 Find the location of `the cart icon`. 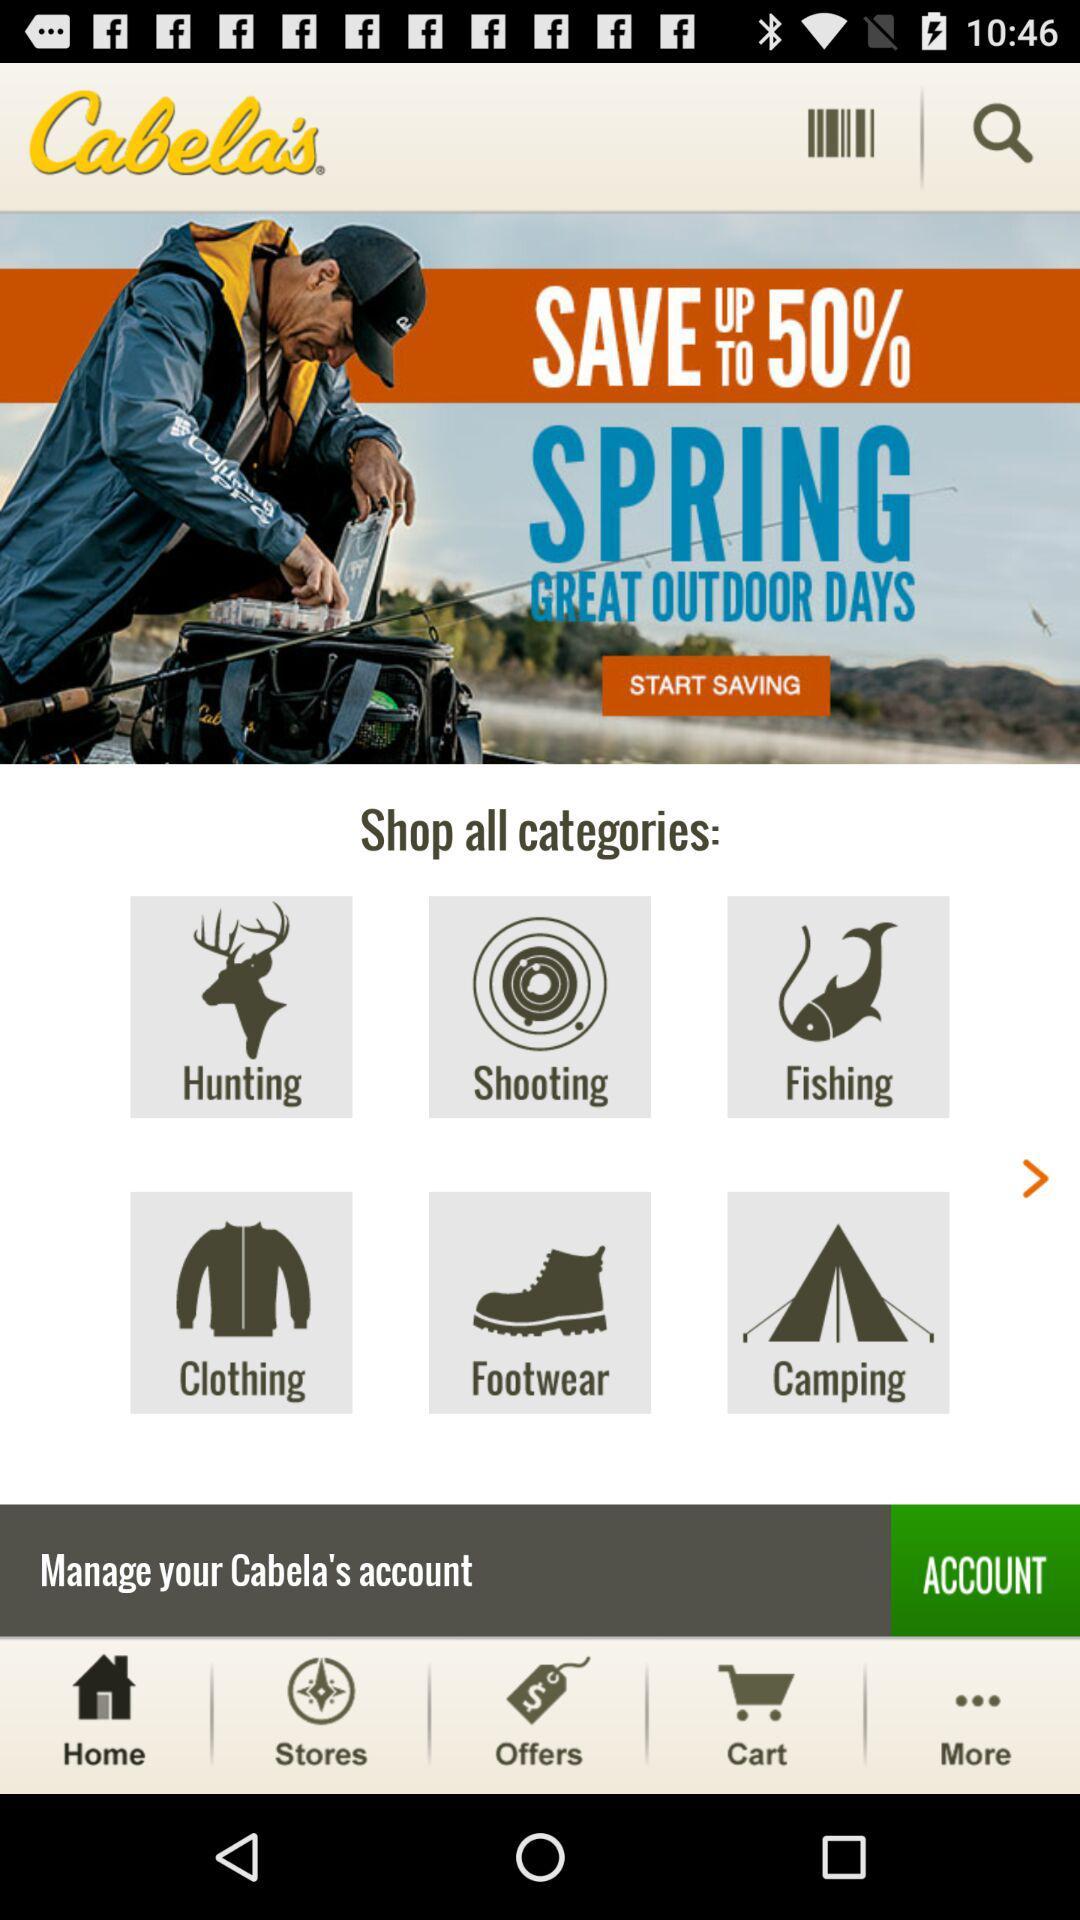

the cart icon is located at coordinates (756, 1835).